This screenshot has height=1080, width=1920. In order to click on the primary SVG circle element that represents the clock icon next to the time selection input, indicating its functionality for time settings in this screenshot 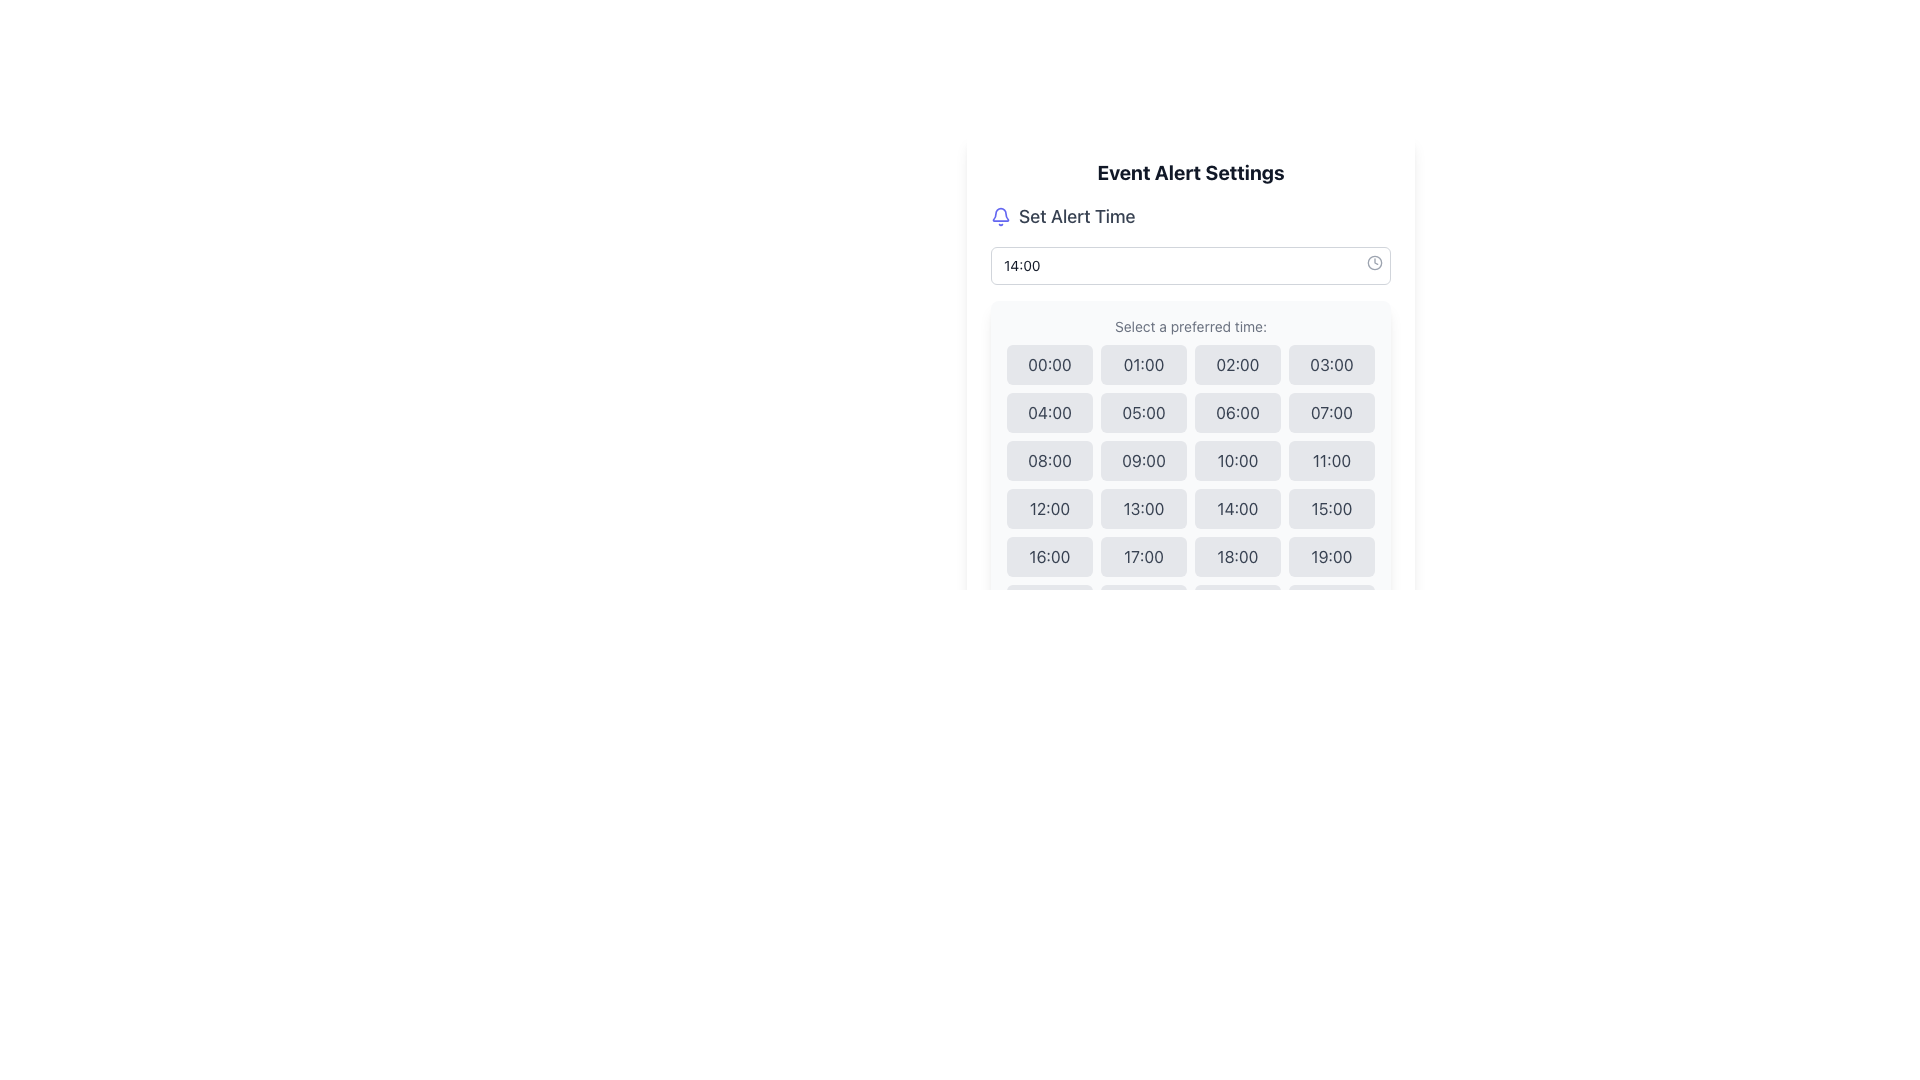, I will do `click(1373, 261)`.